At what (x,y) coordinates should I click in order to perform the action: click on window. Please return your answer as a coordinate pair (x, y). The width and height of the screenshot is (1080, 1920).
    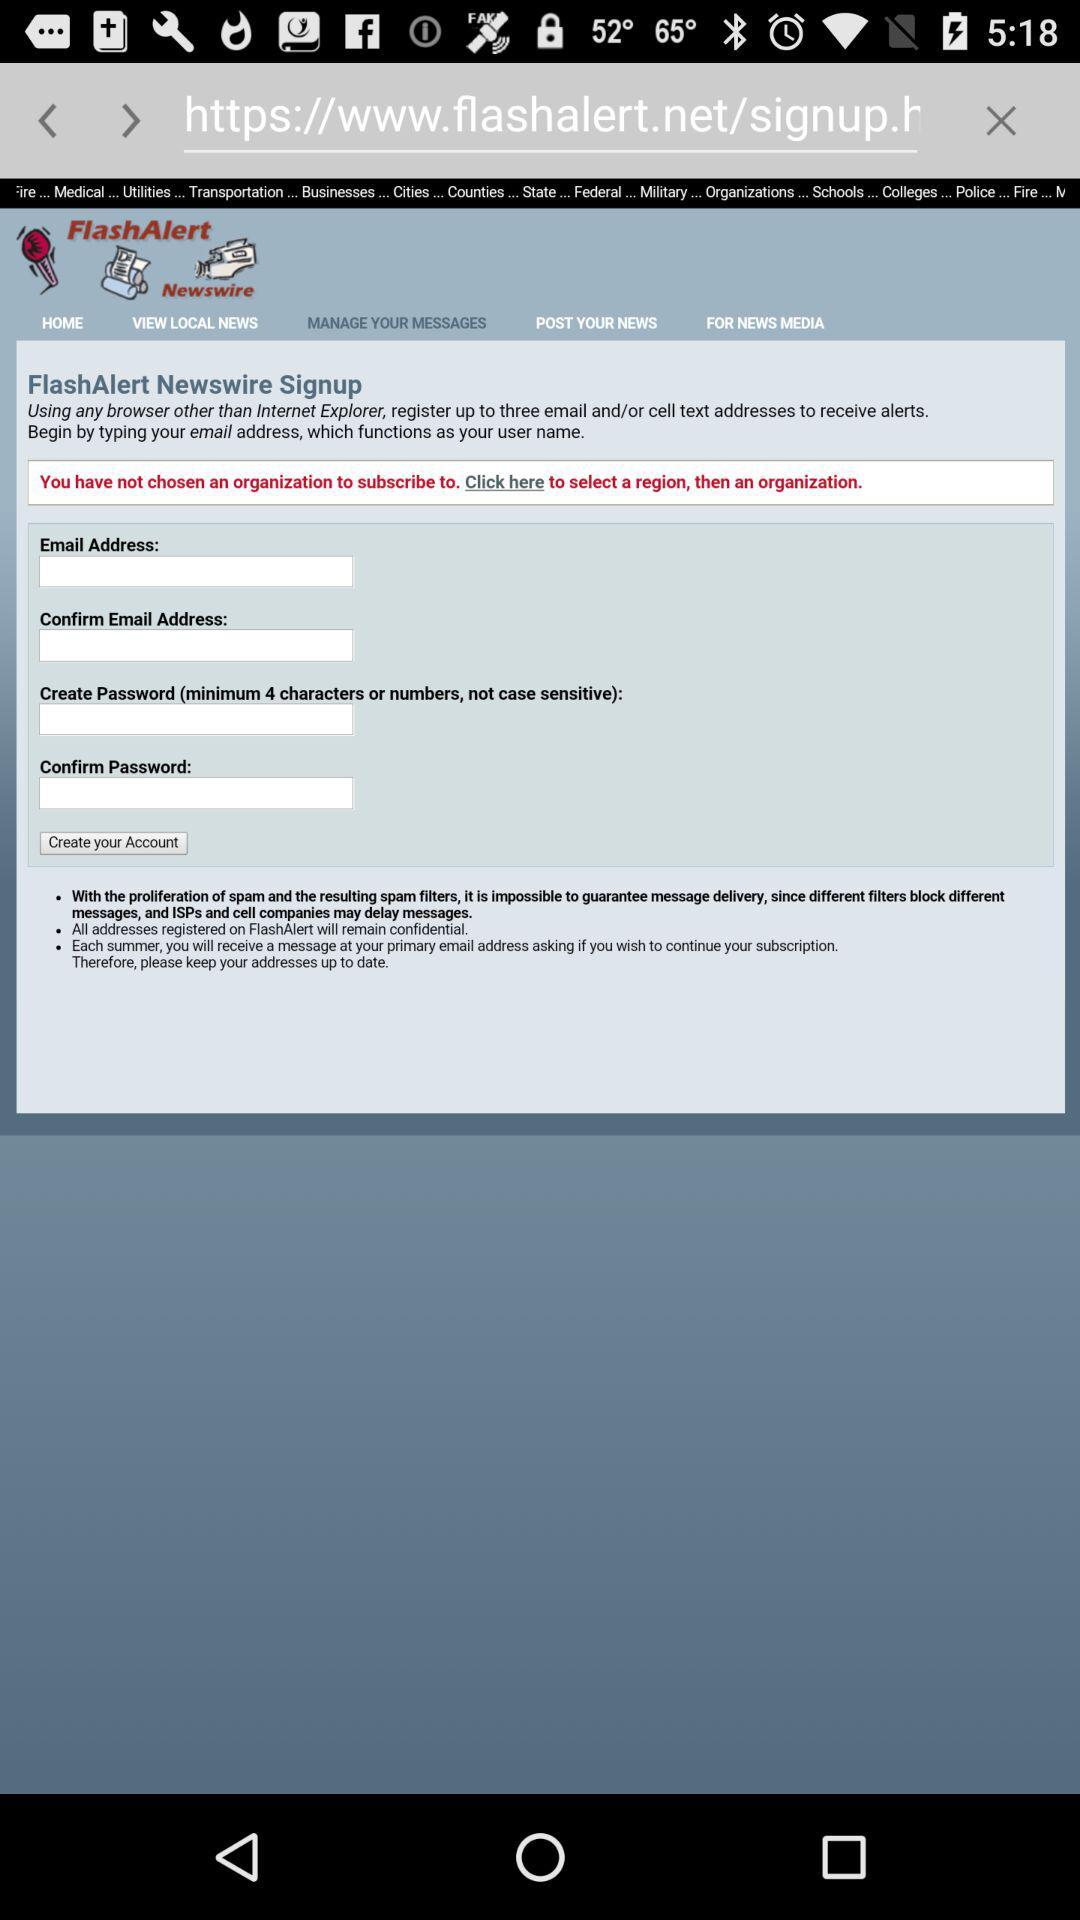
    Looking at the image, I should click on (1001, 119).